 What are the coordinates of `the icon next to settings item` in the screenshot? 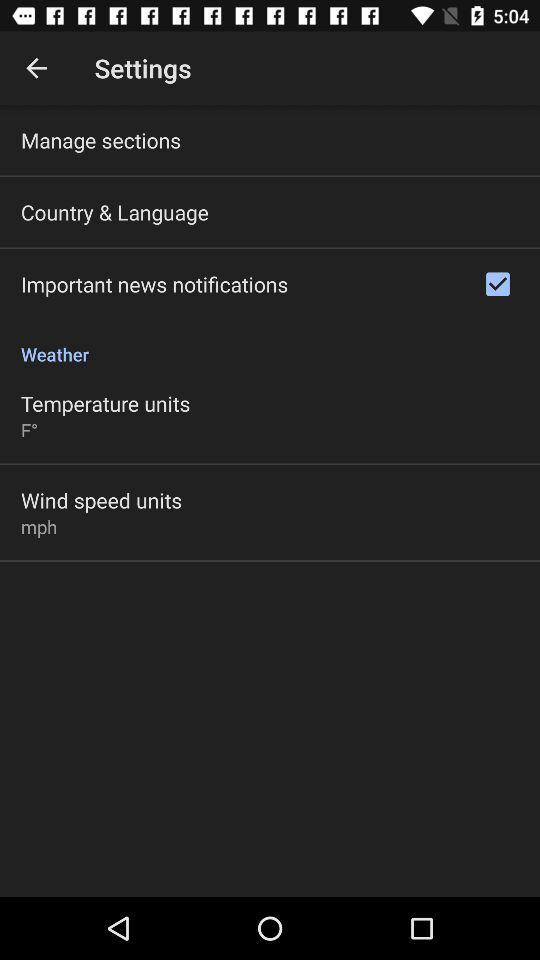 It's located at (36, 68).